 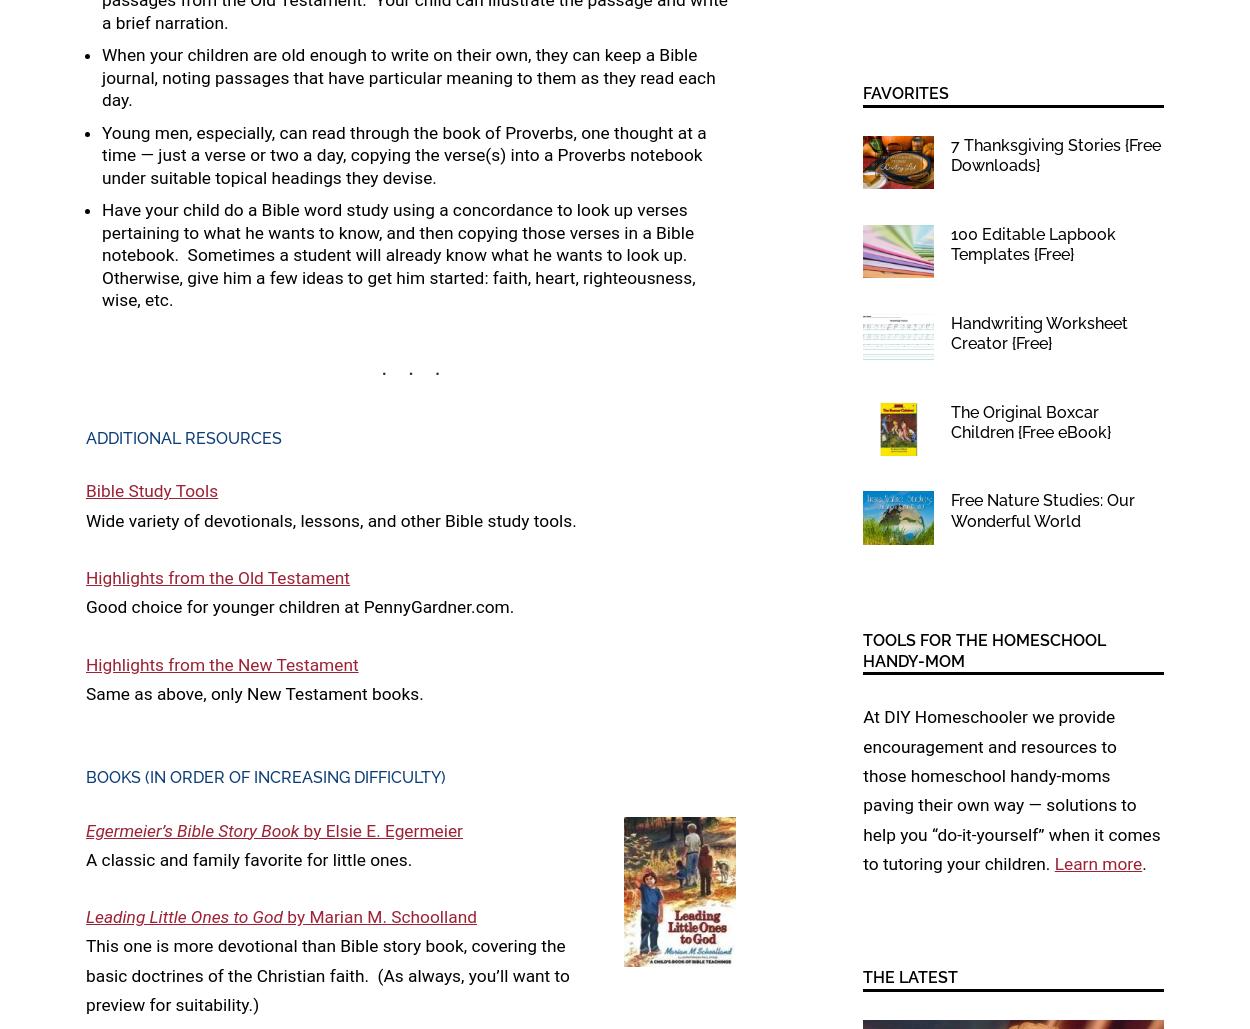 I want to click on 'Highlights from the New Testament', so click(x=221, y=663).